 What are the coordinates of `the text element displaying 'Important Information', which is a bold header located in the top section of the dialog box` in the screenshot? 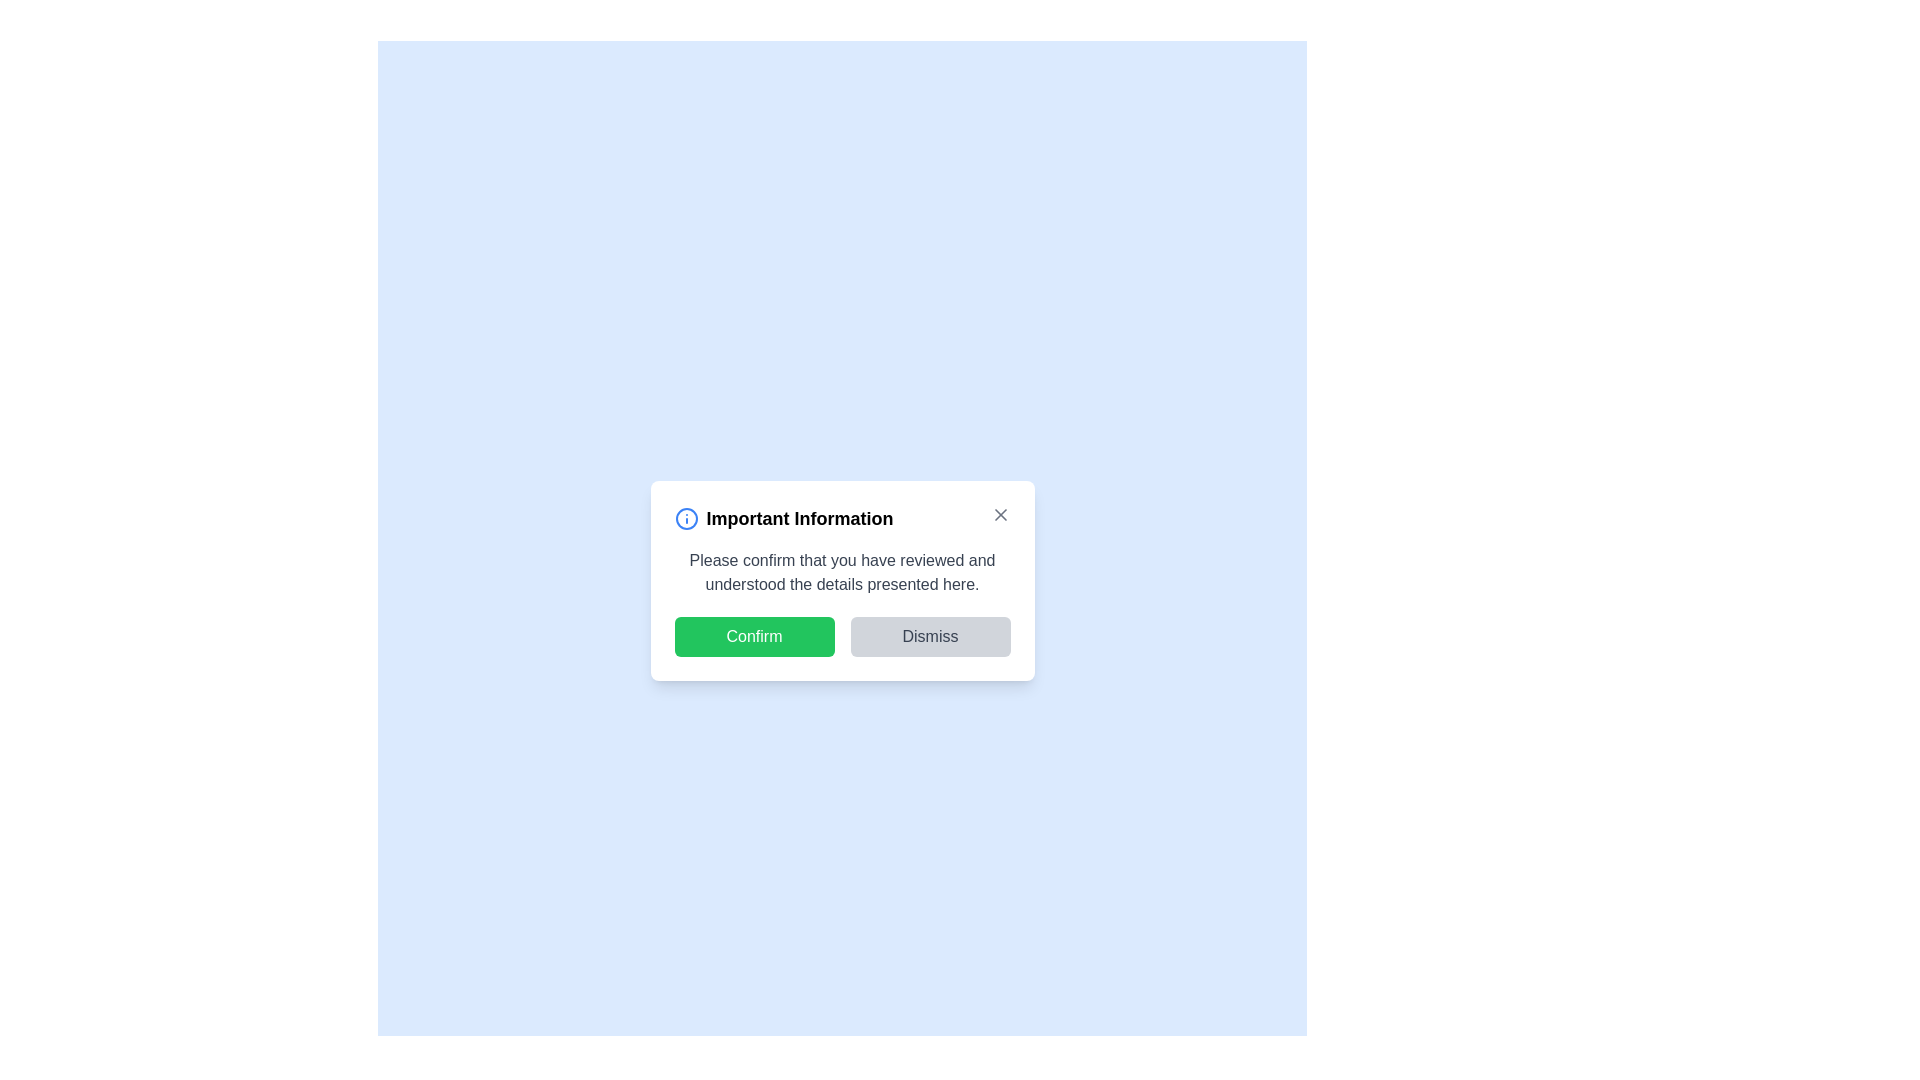 It's located at (800, 518).